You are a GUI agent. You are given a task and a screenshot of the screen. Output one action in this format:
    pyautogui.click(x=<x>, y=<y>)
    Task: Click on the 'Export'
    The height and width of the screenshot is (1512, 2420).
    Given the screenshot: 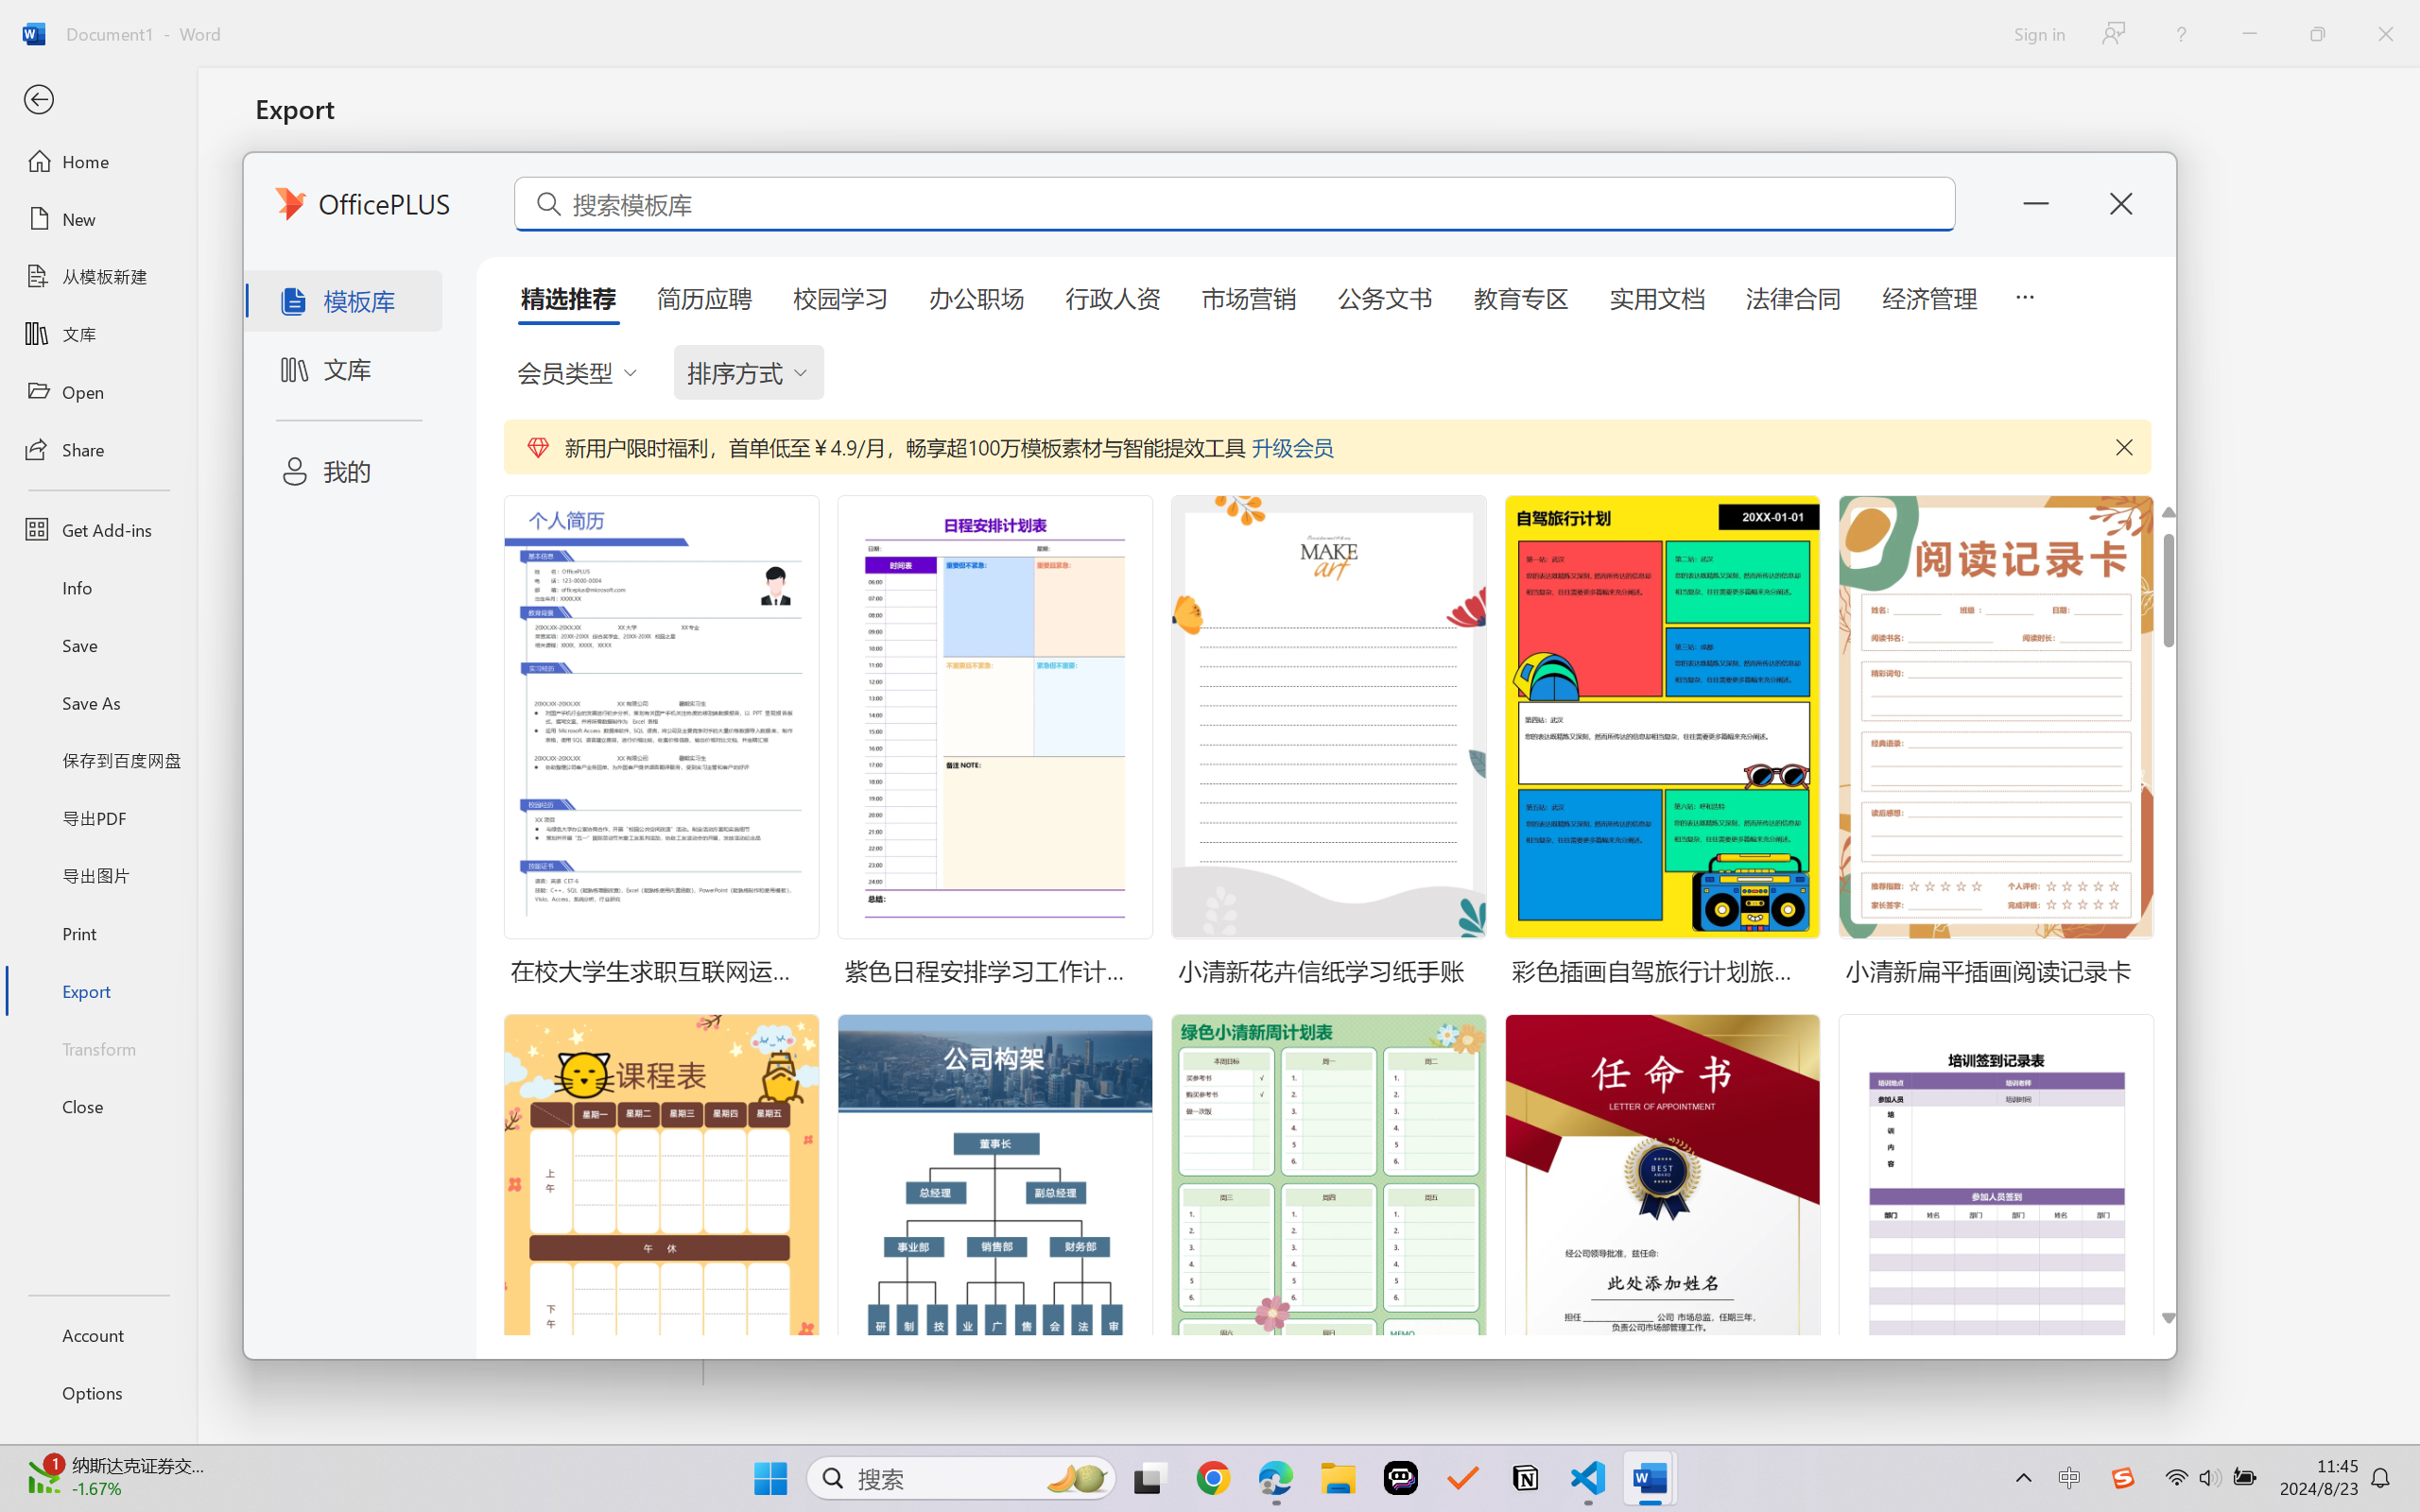 What is the action you would take?
    pyautogui.click(x=97, y=989)
    